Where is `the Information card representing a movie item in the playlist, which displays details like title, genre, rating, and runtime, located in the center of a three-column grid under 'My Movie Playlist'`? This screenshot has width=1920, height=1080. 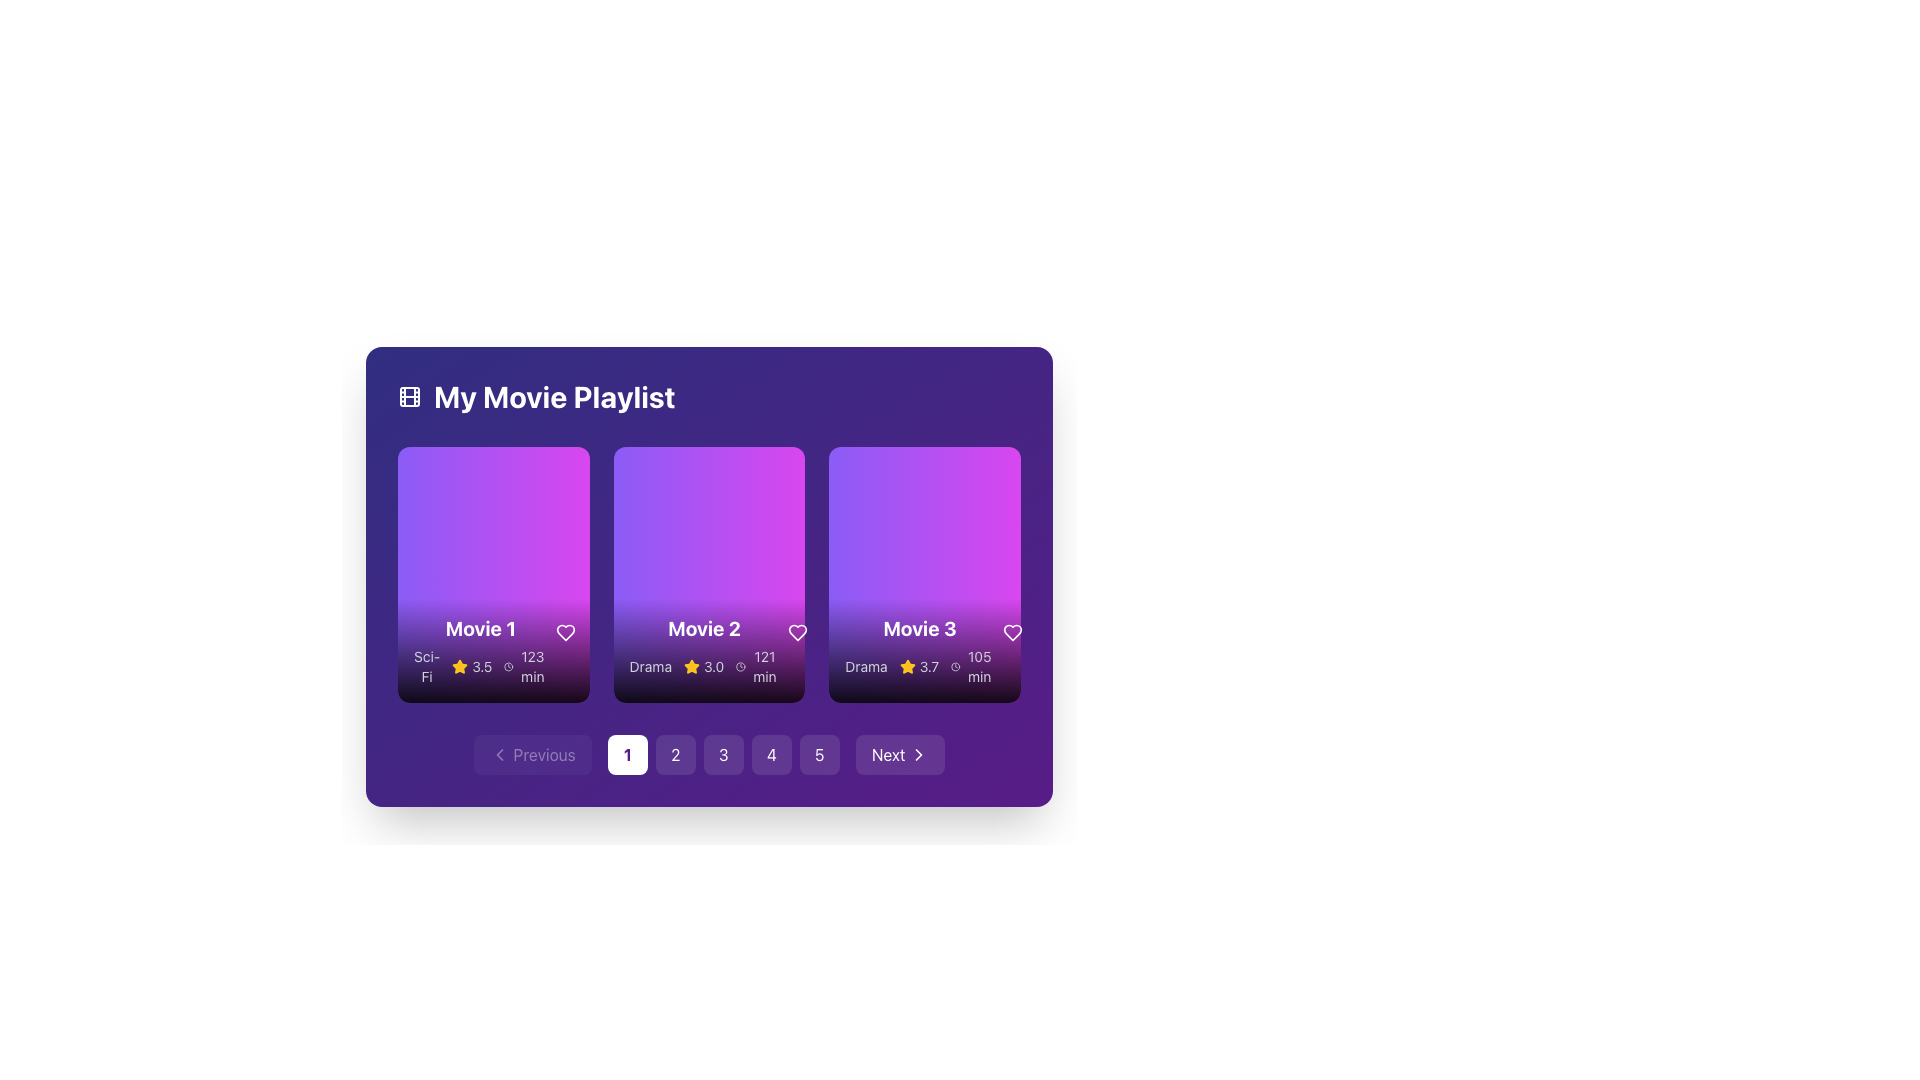 the Information card representing a movie item in the playlist, which displays details like title, genre, rating, and runtime, located in the center of a three-column grid under 'My Movie Playlist' is located at coordinates (709, 574).